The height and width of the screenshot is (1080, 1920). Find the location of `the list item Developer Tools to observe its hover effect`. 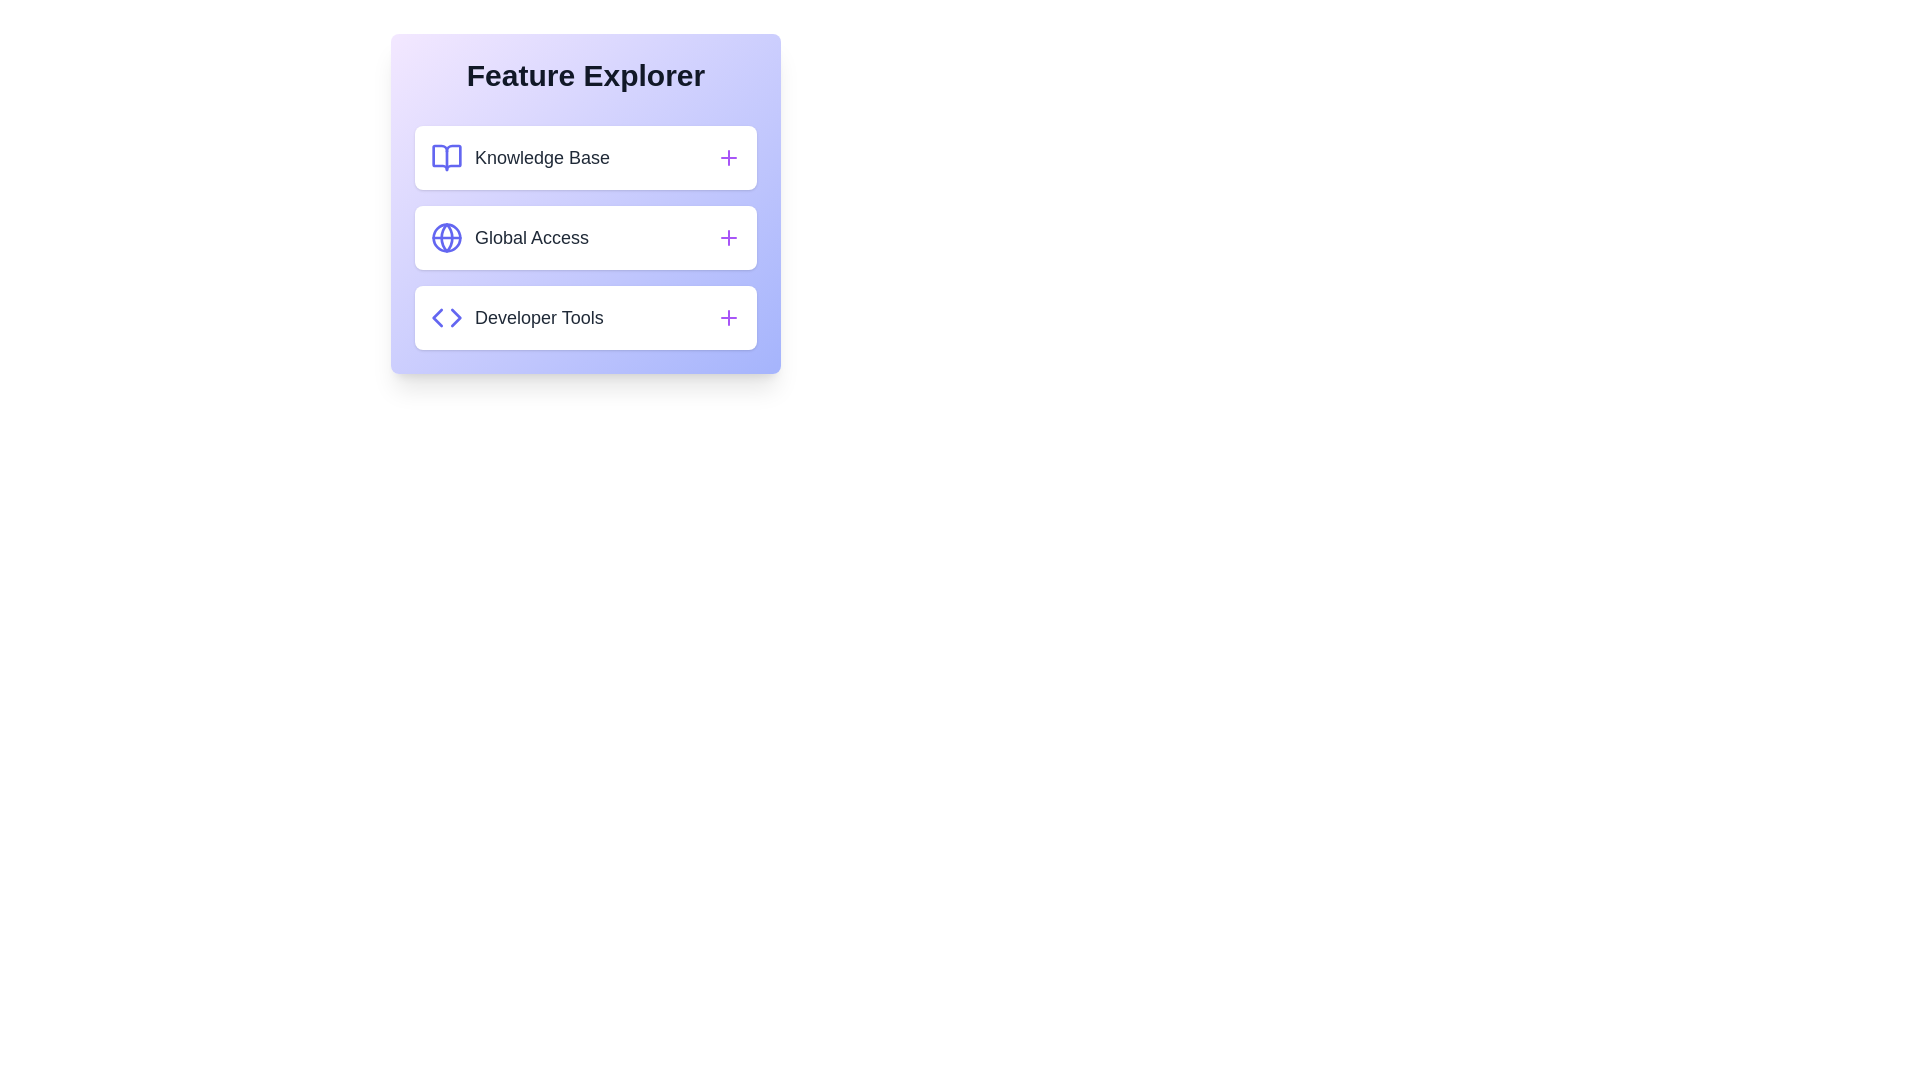

the list item Developer Tools to observe its hover effect is located at coordinates (584, 316).